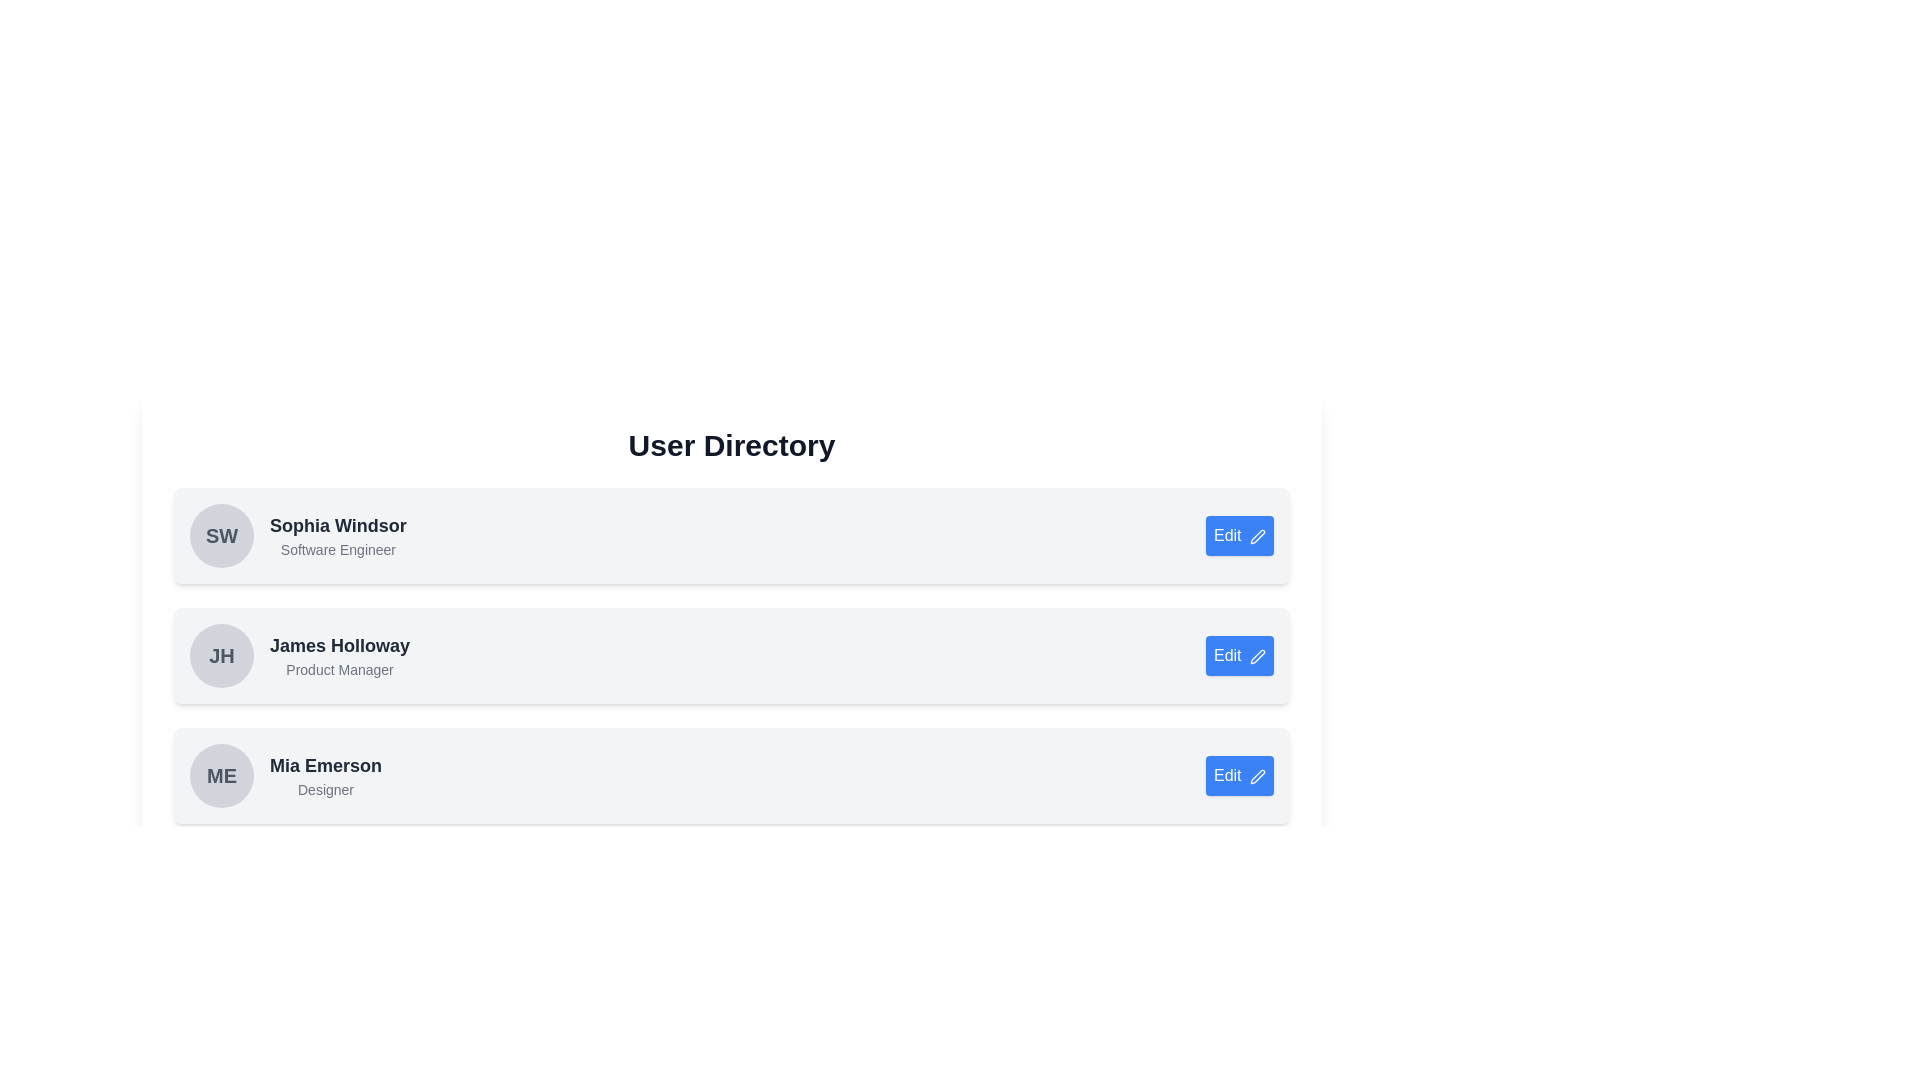  Describe the element at coordinates (1256, 535) in the screenshot. I see `the edit icon within the 'Edit' button located at the far right of the user entry for 'Sophia Windsor'` at that location.